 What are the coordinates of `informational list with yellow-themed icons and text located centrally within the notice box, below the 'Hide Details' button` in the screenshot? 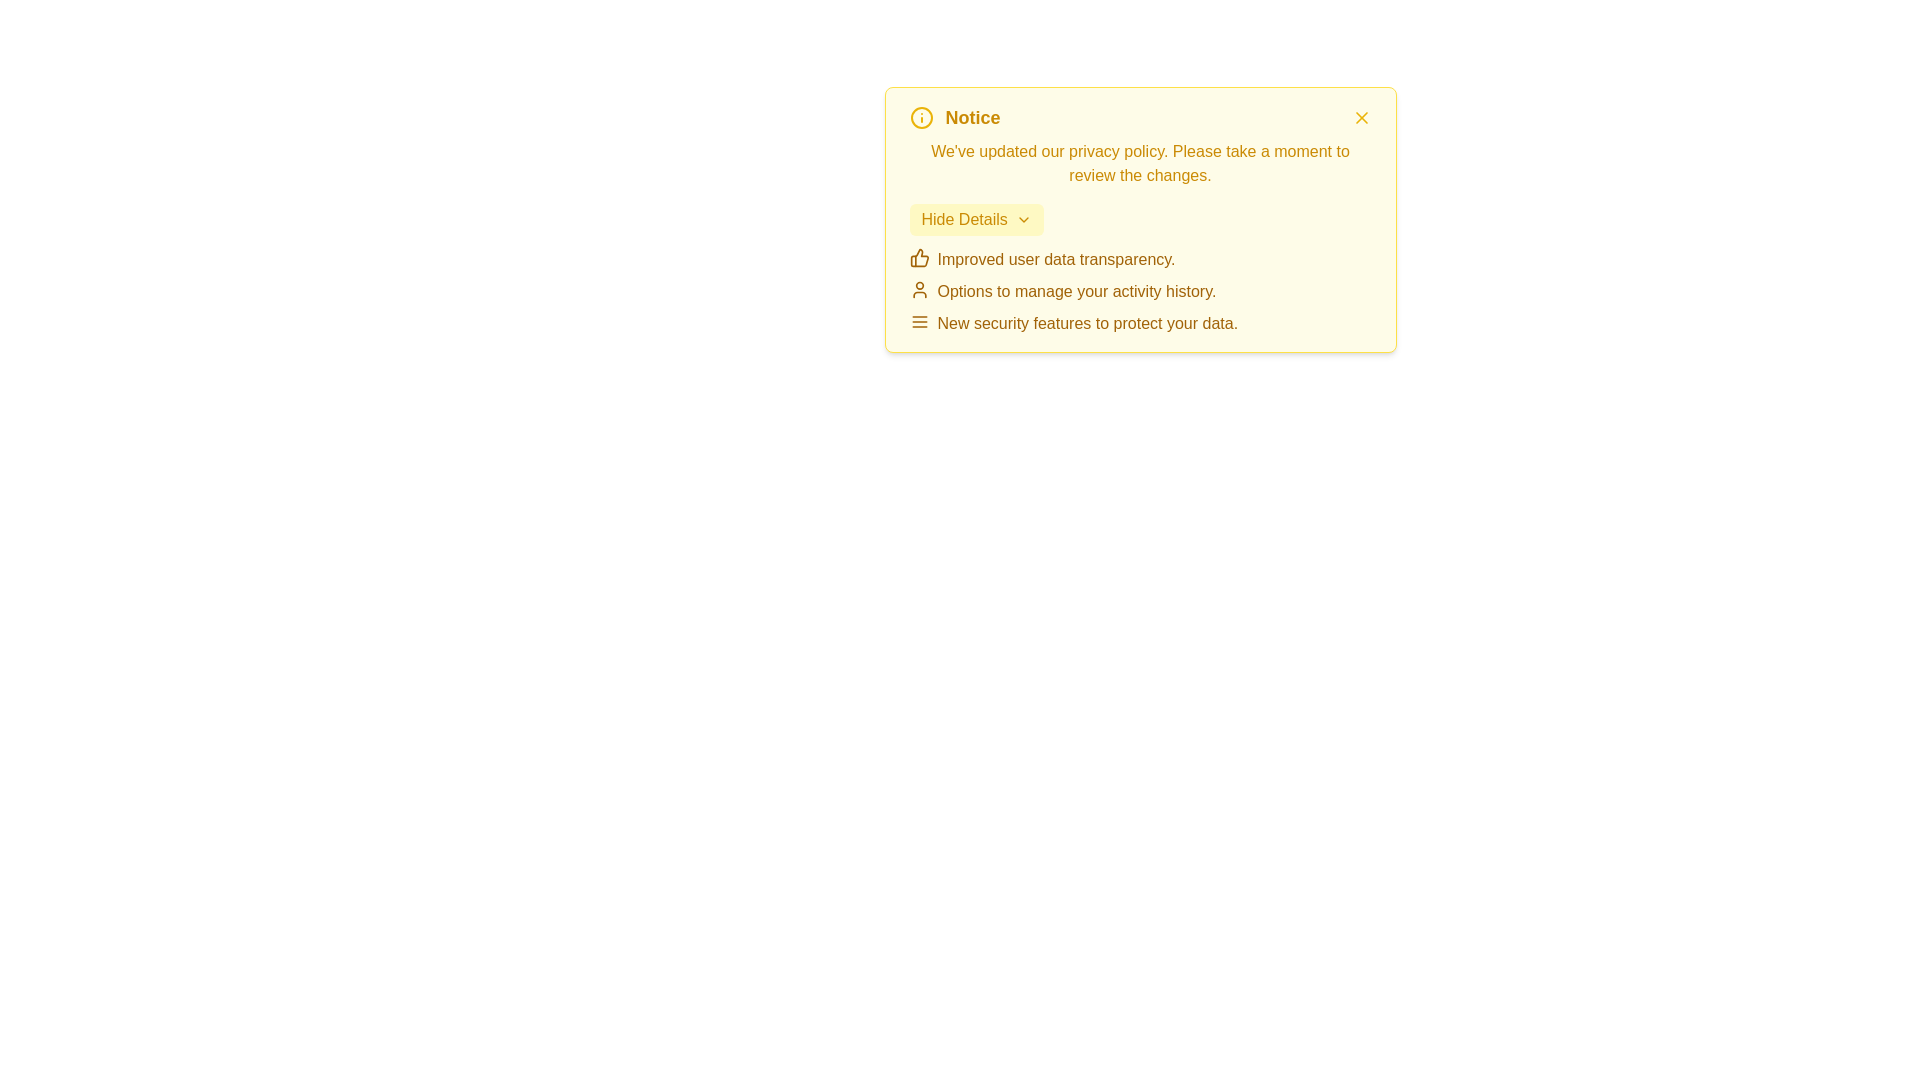 It's located at (1140, 292).